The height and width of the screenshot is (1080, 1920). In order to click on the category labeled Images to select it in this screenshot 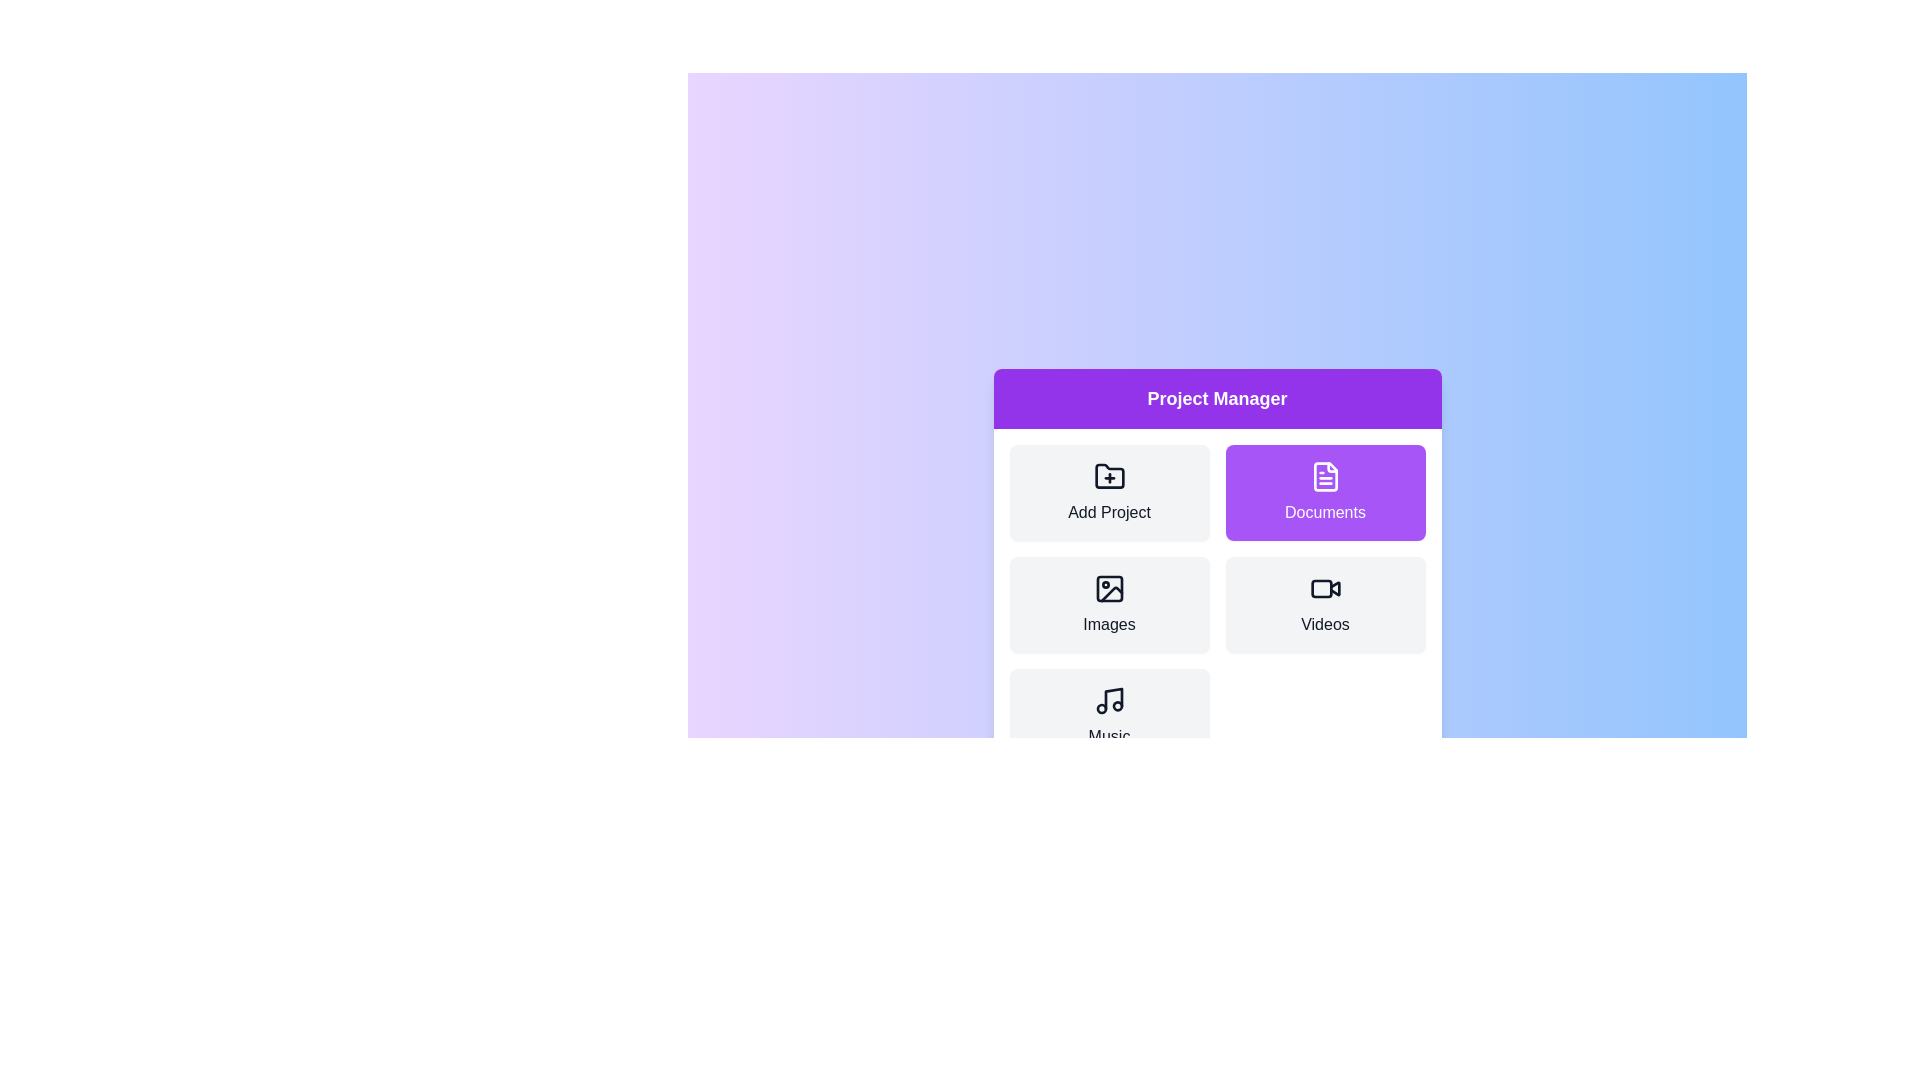, I will do `click(1108, 604)`.